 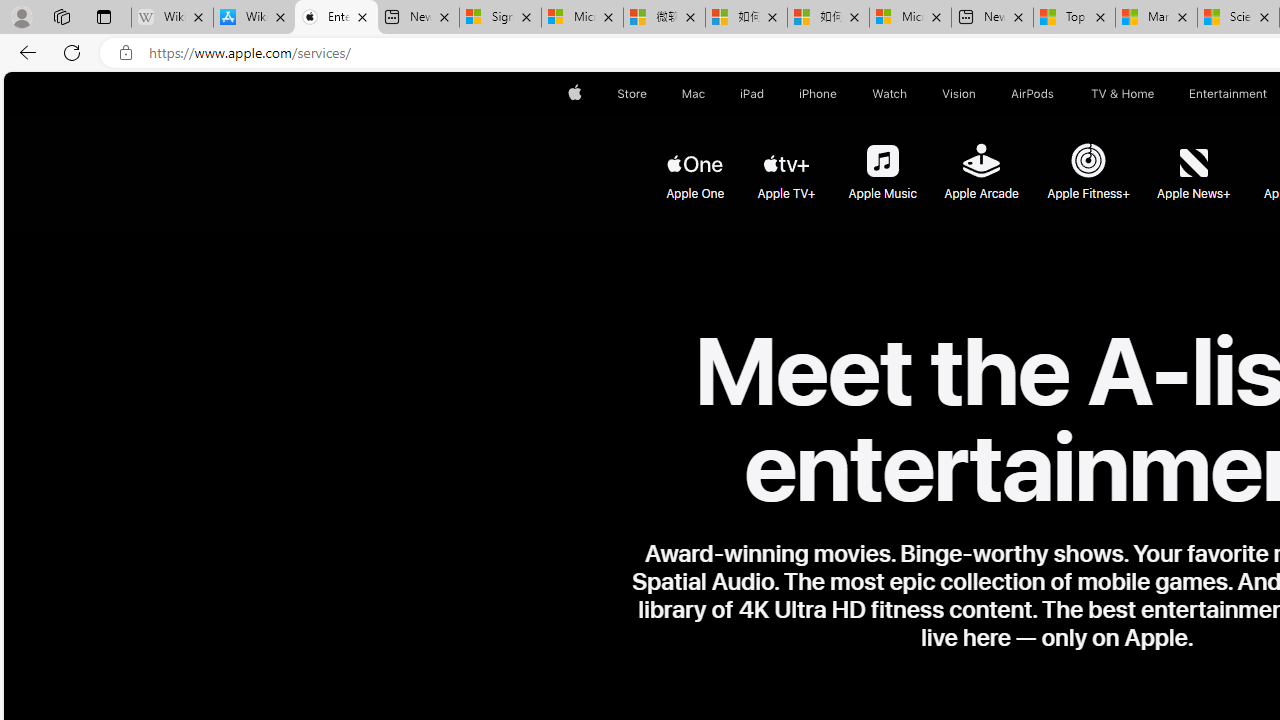 What do you see at coordinates (1122, 93) in the screenshot?
I see `'TV & Home'` at bounding box center [1122, 93].